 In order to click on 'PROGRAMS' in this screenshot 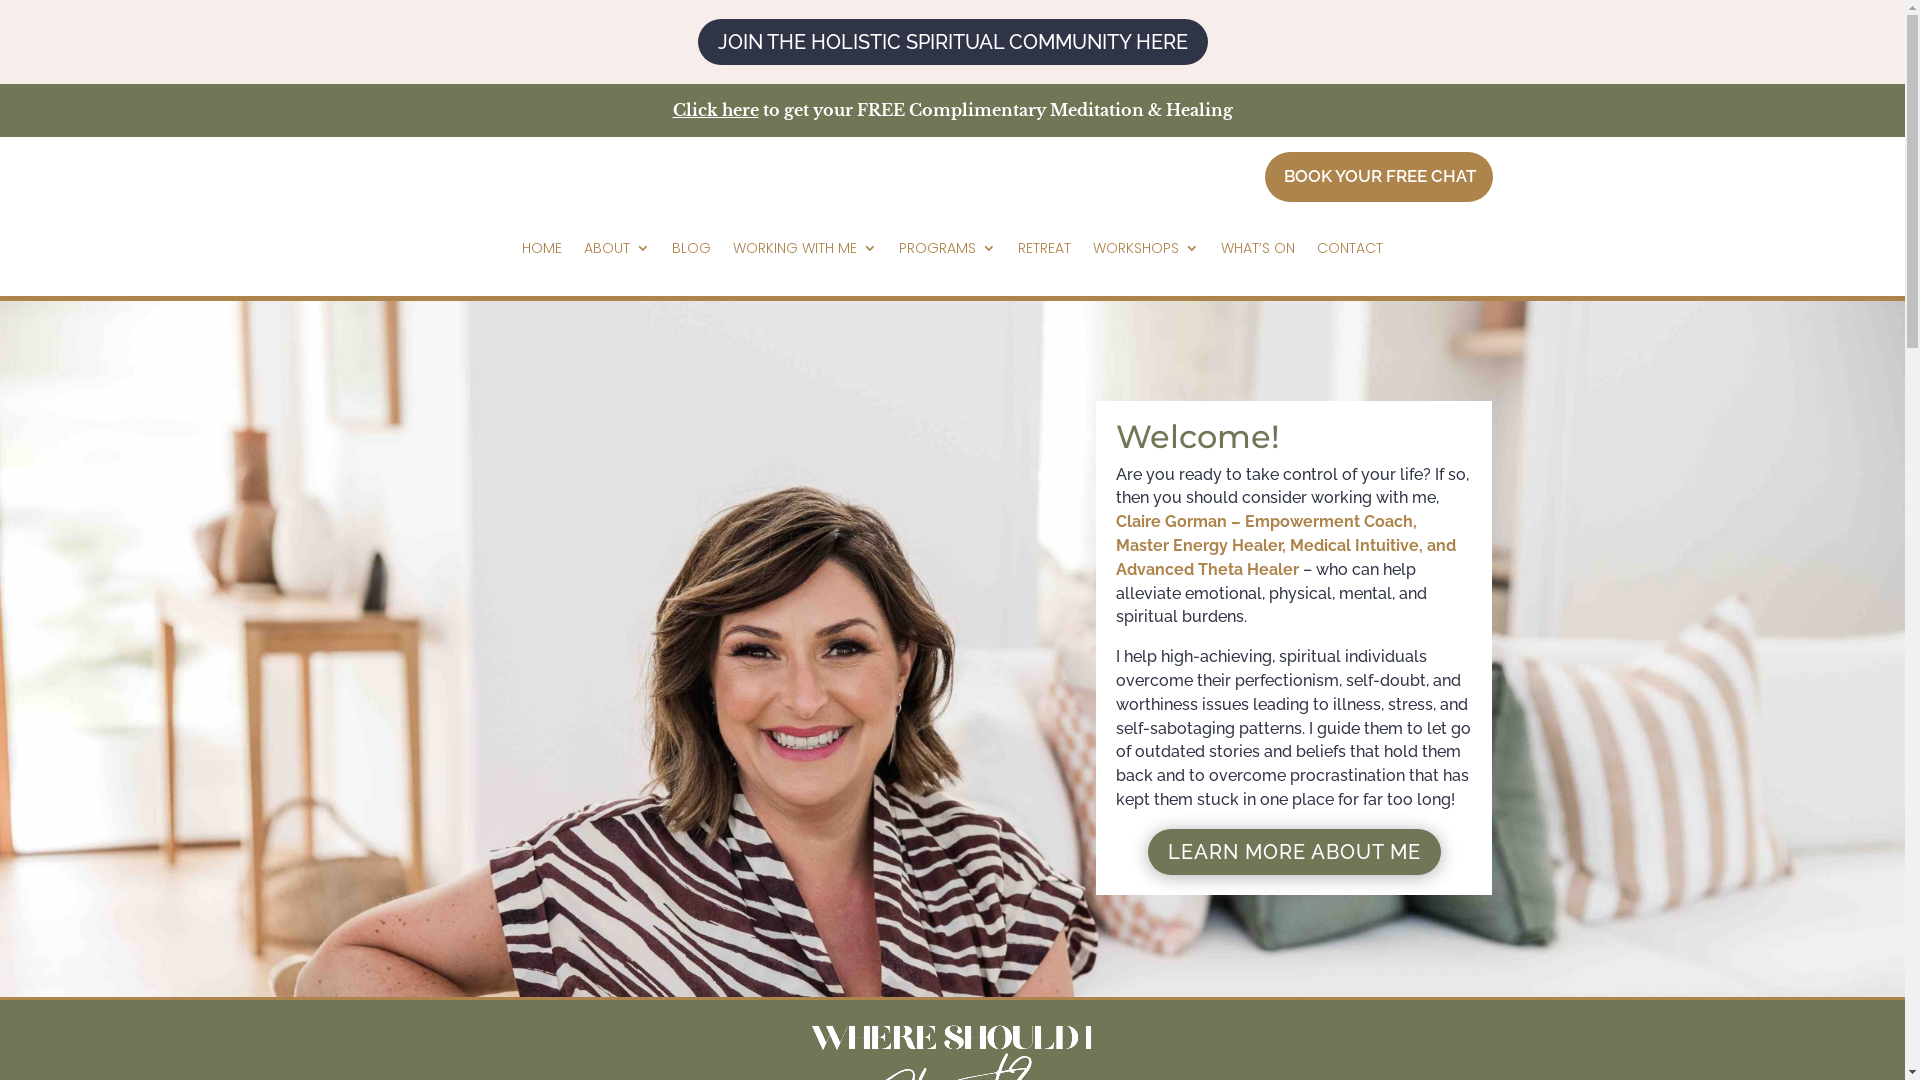, I will do `click(897, 246)`.